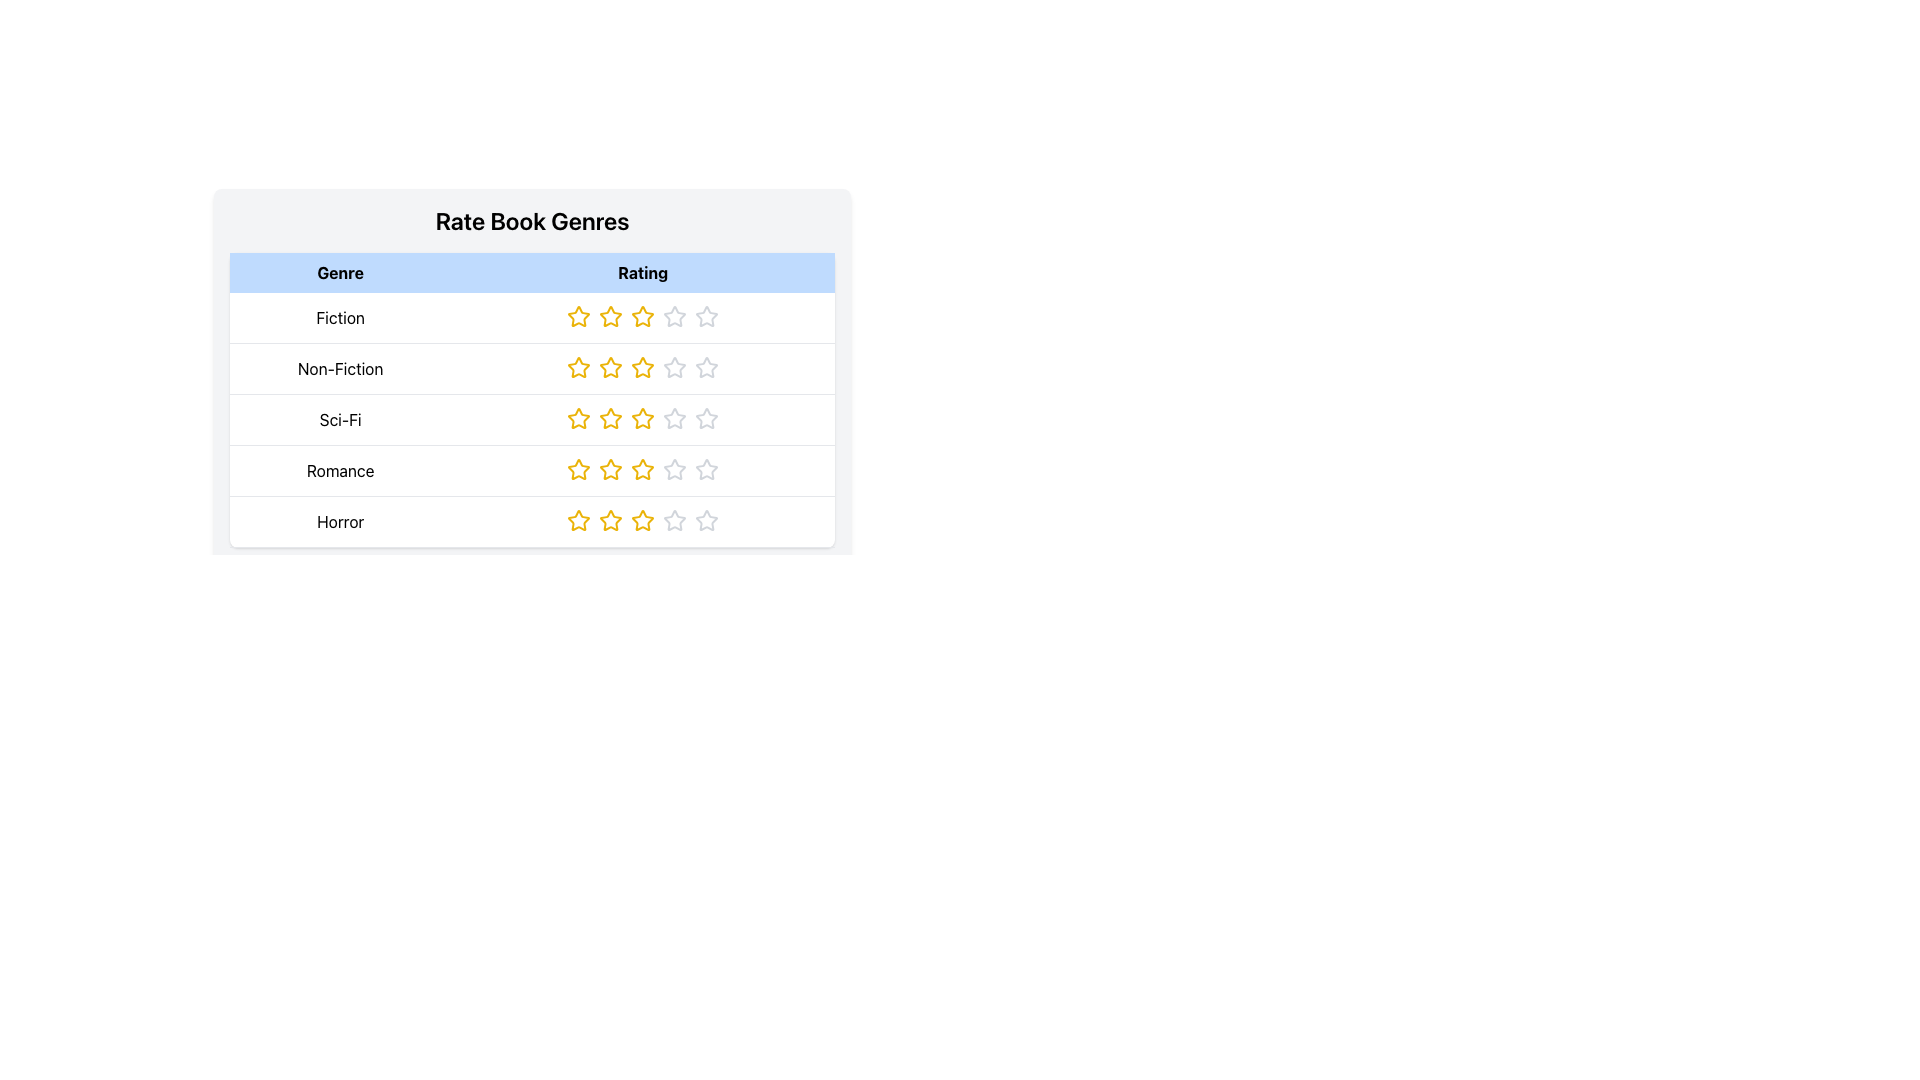 This screenshot has width=1920, height=1080. I want to click on the second star-shaped rating icon in the rating row associated with the 'Non-Fiction' genre, so click(578, 367).